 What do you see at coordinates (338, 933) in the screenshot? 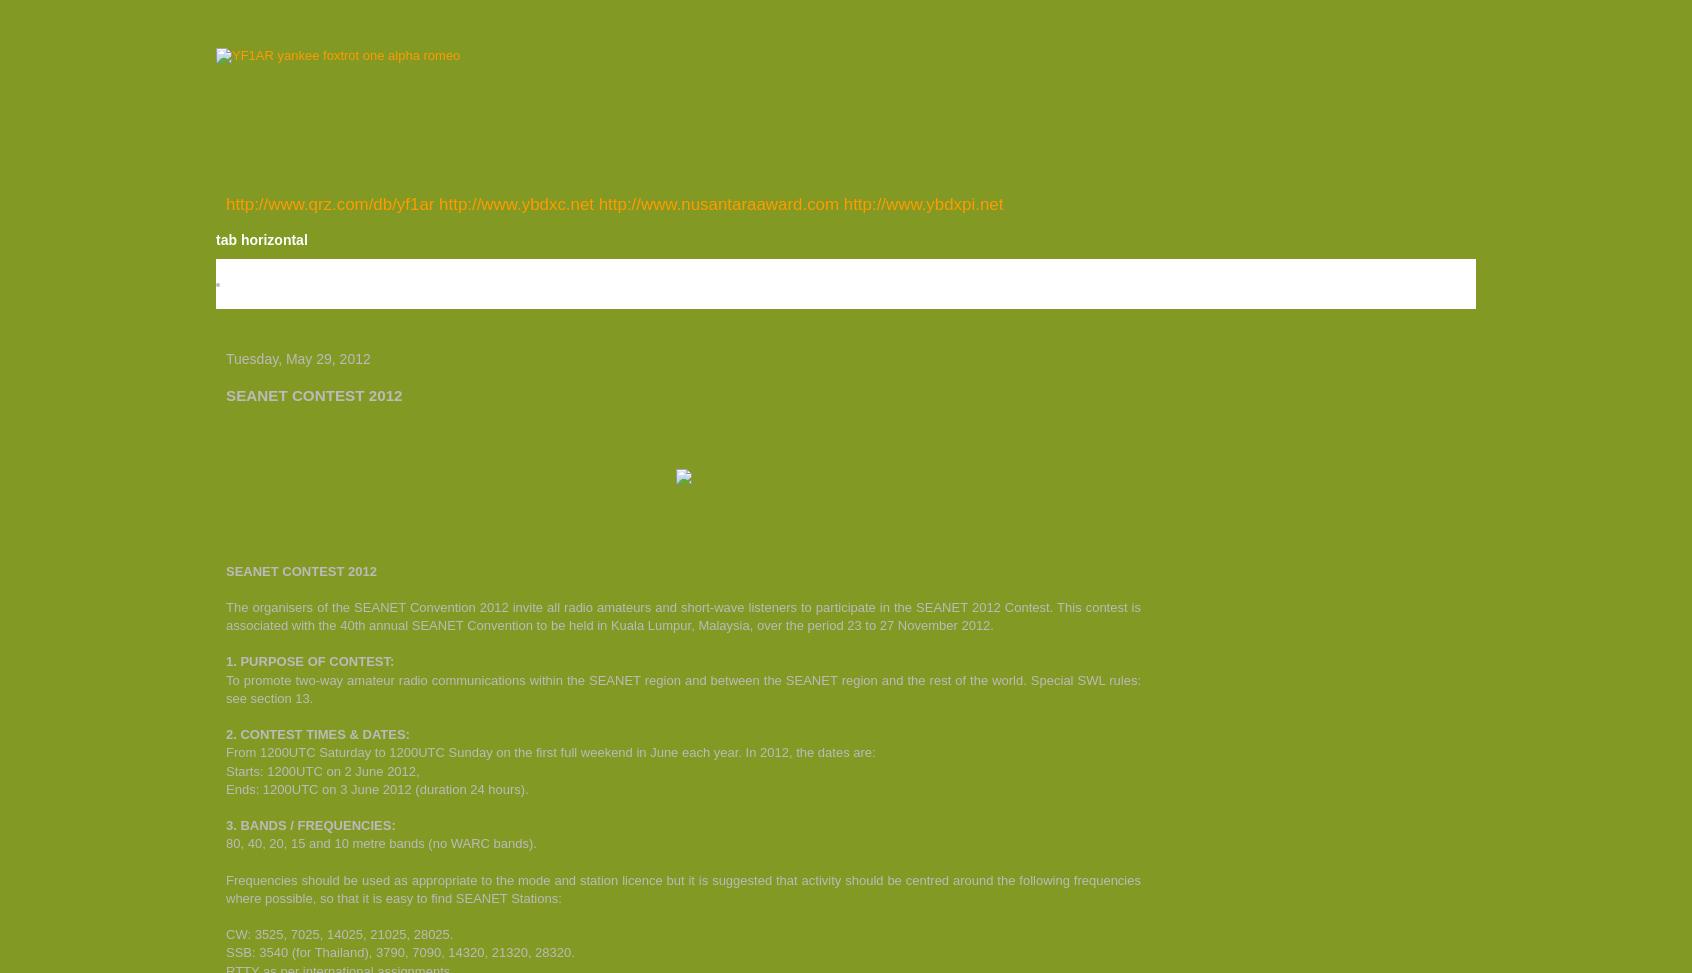
I see `'CW: 3525, 7025, 14025, 21025, 28025.'` at bounding box center [338, 933].